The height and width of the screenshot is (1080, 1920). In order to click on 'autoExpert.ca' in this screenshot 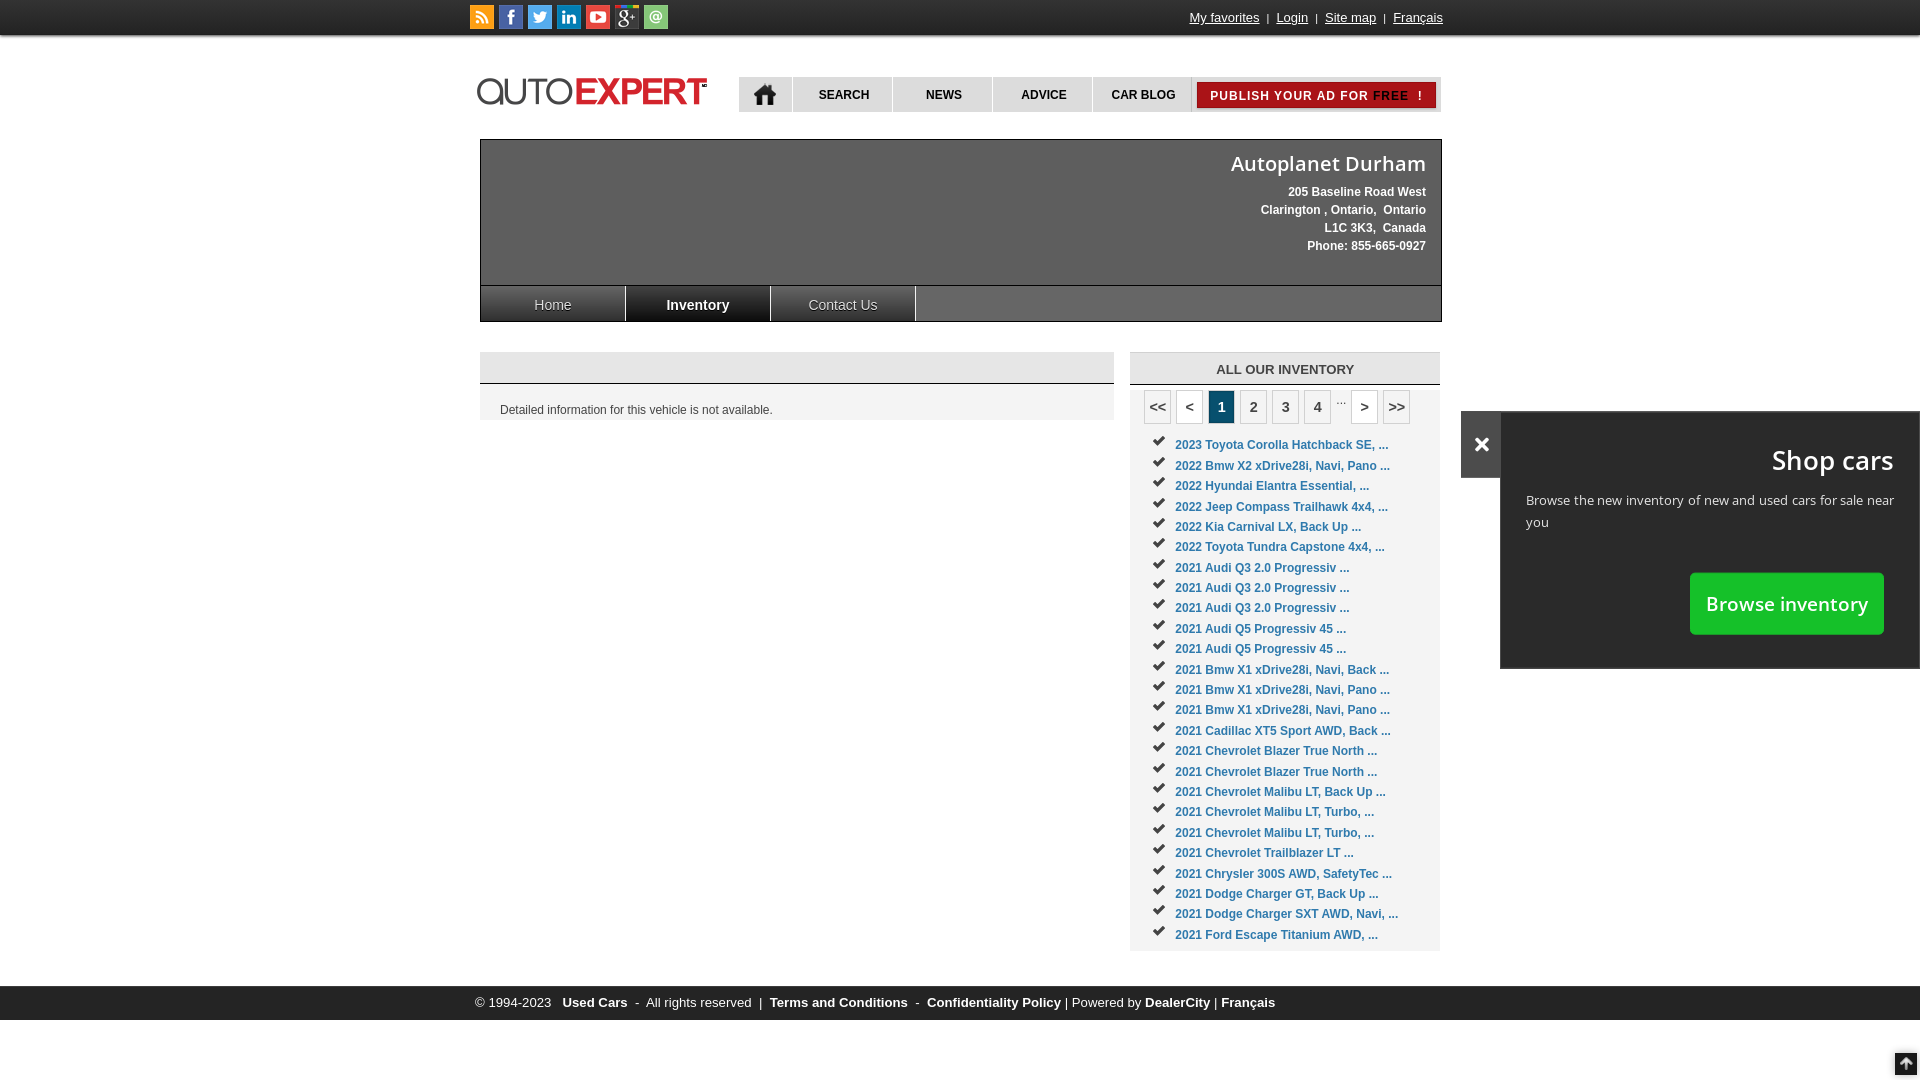, I will do `click(594, 87)`.